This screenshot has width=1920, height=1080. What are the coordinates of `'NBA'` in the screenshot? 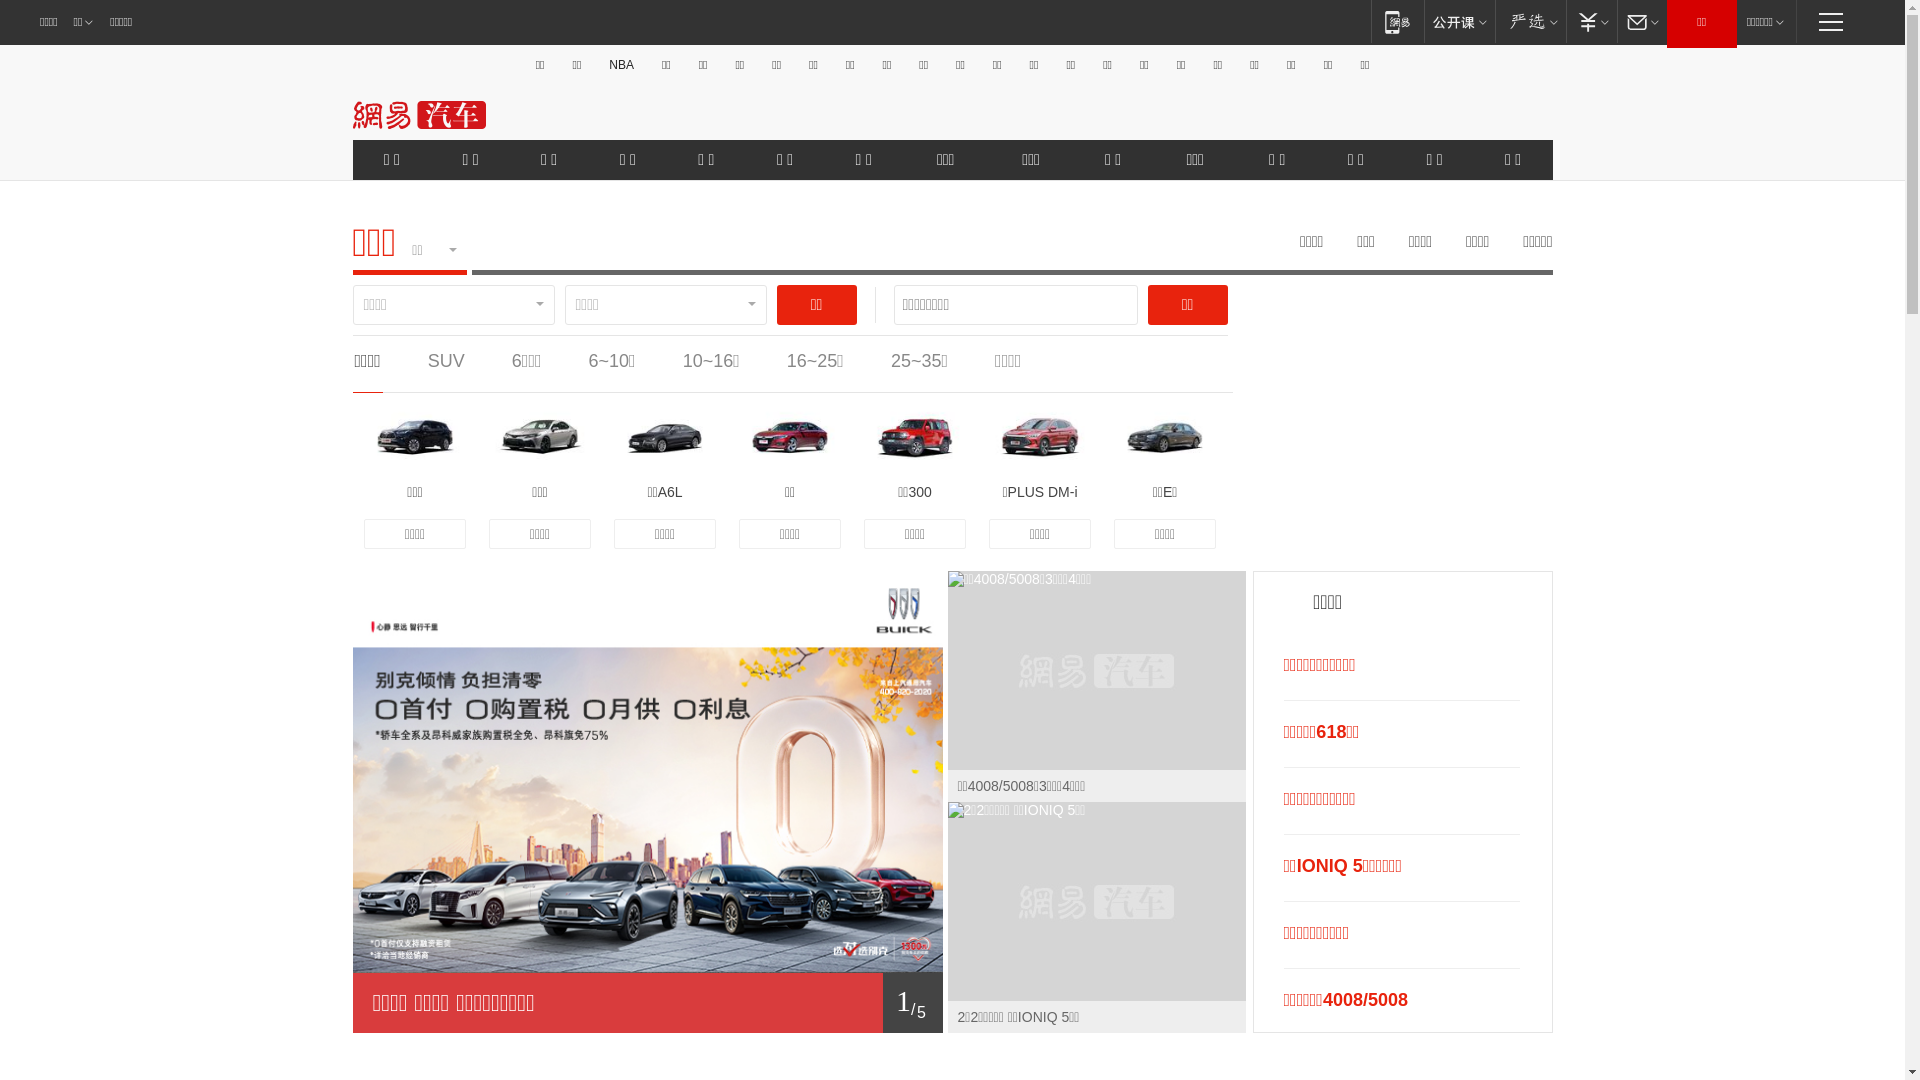 It's located at (620, 64).